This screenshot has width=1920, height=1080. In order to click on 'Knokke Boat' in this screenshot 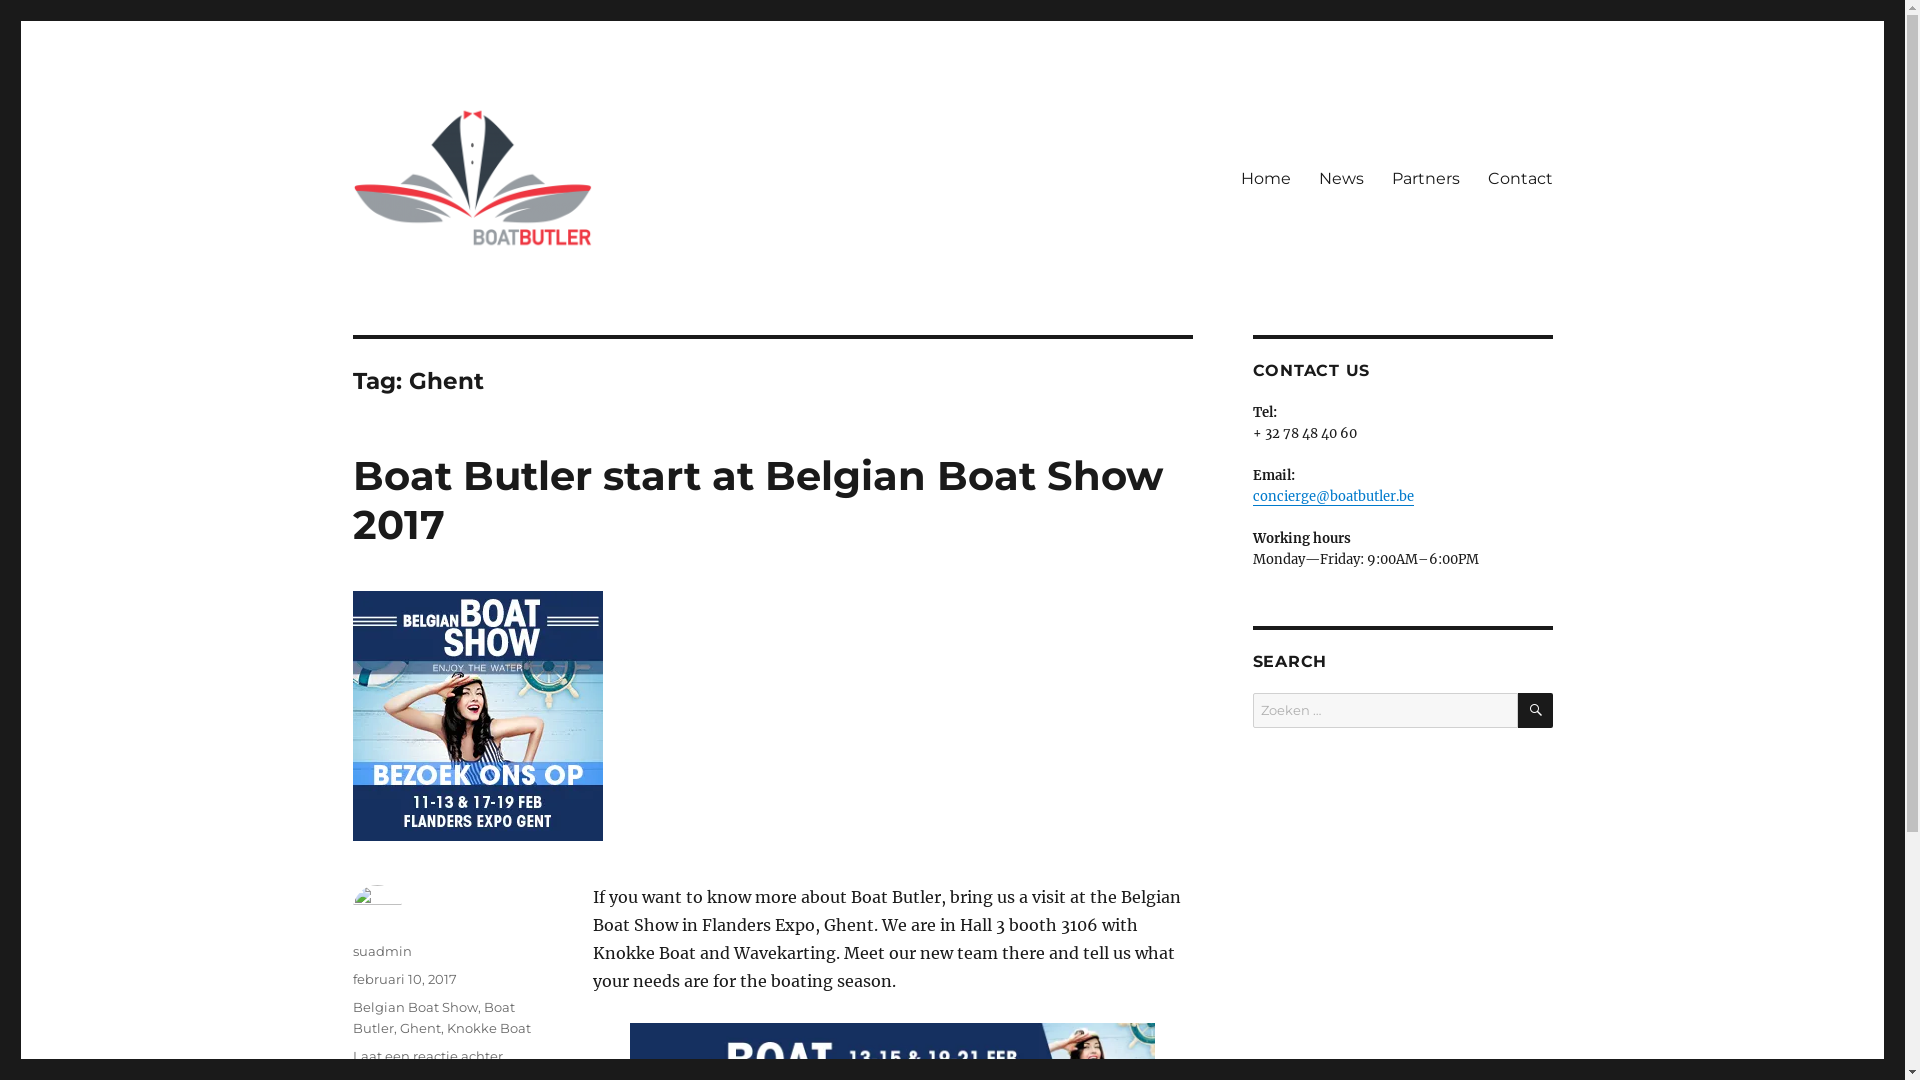, I will do `click(488, 1028)`.